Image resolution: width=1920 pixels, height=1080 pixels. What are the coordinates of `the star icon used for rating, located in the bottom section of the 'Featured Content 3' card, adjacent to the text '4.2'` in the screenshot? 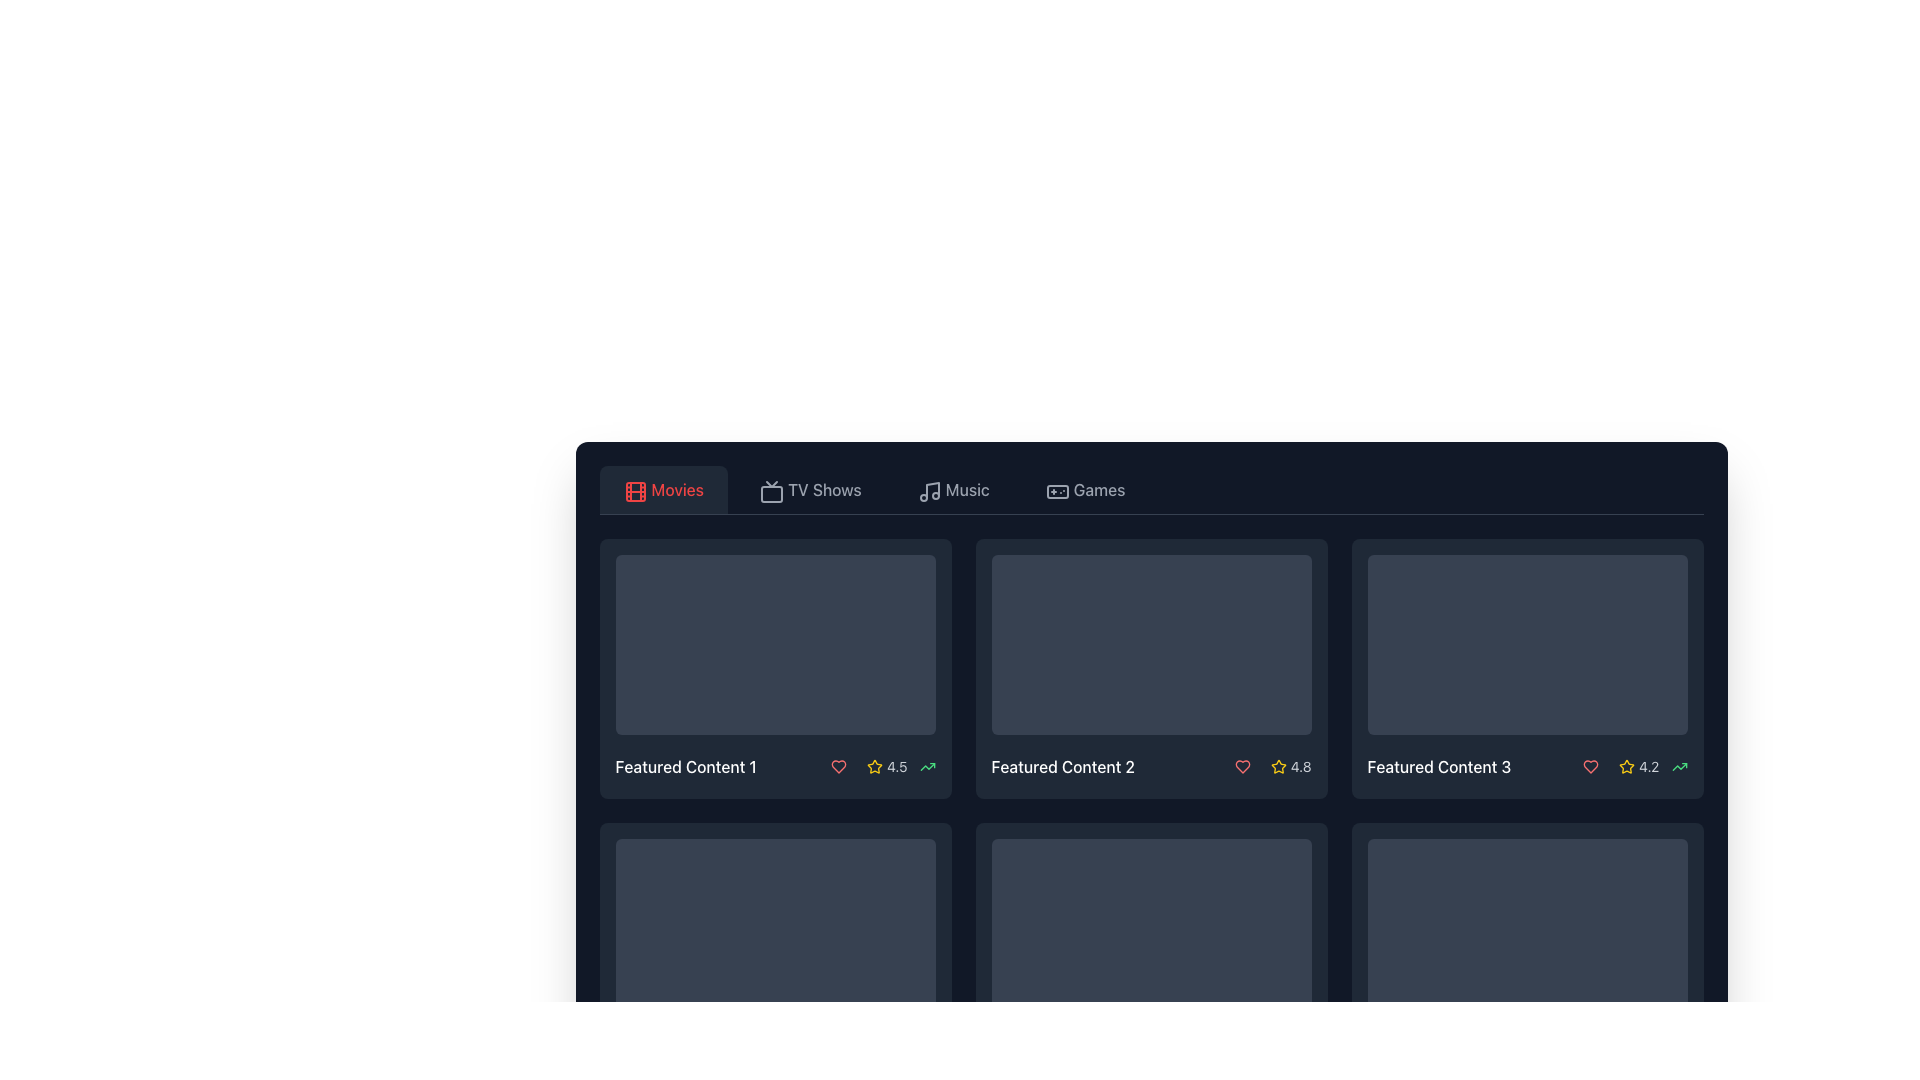 It's located at (1627, 766).